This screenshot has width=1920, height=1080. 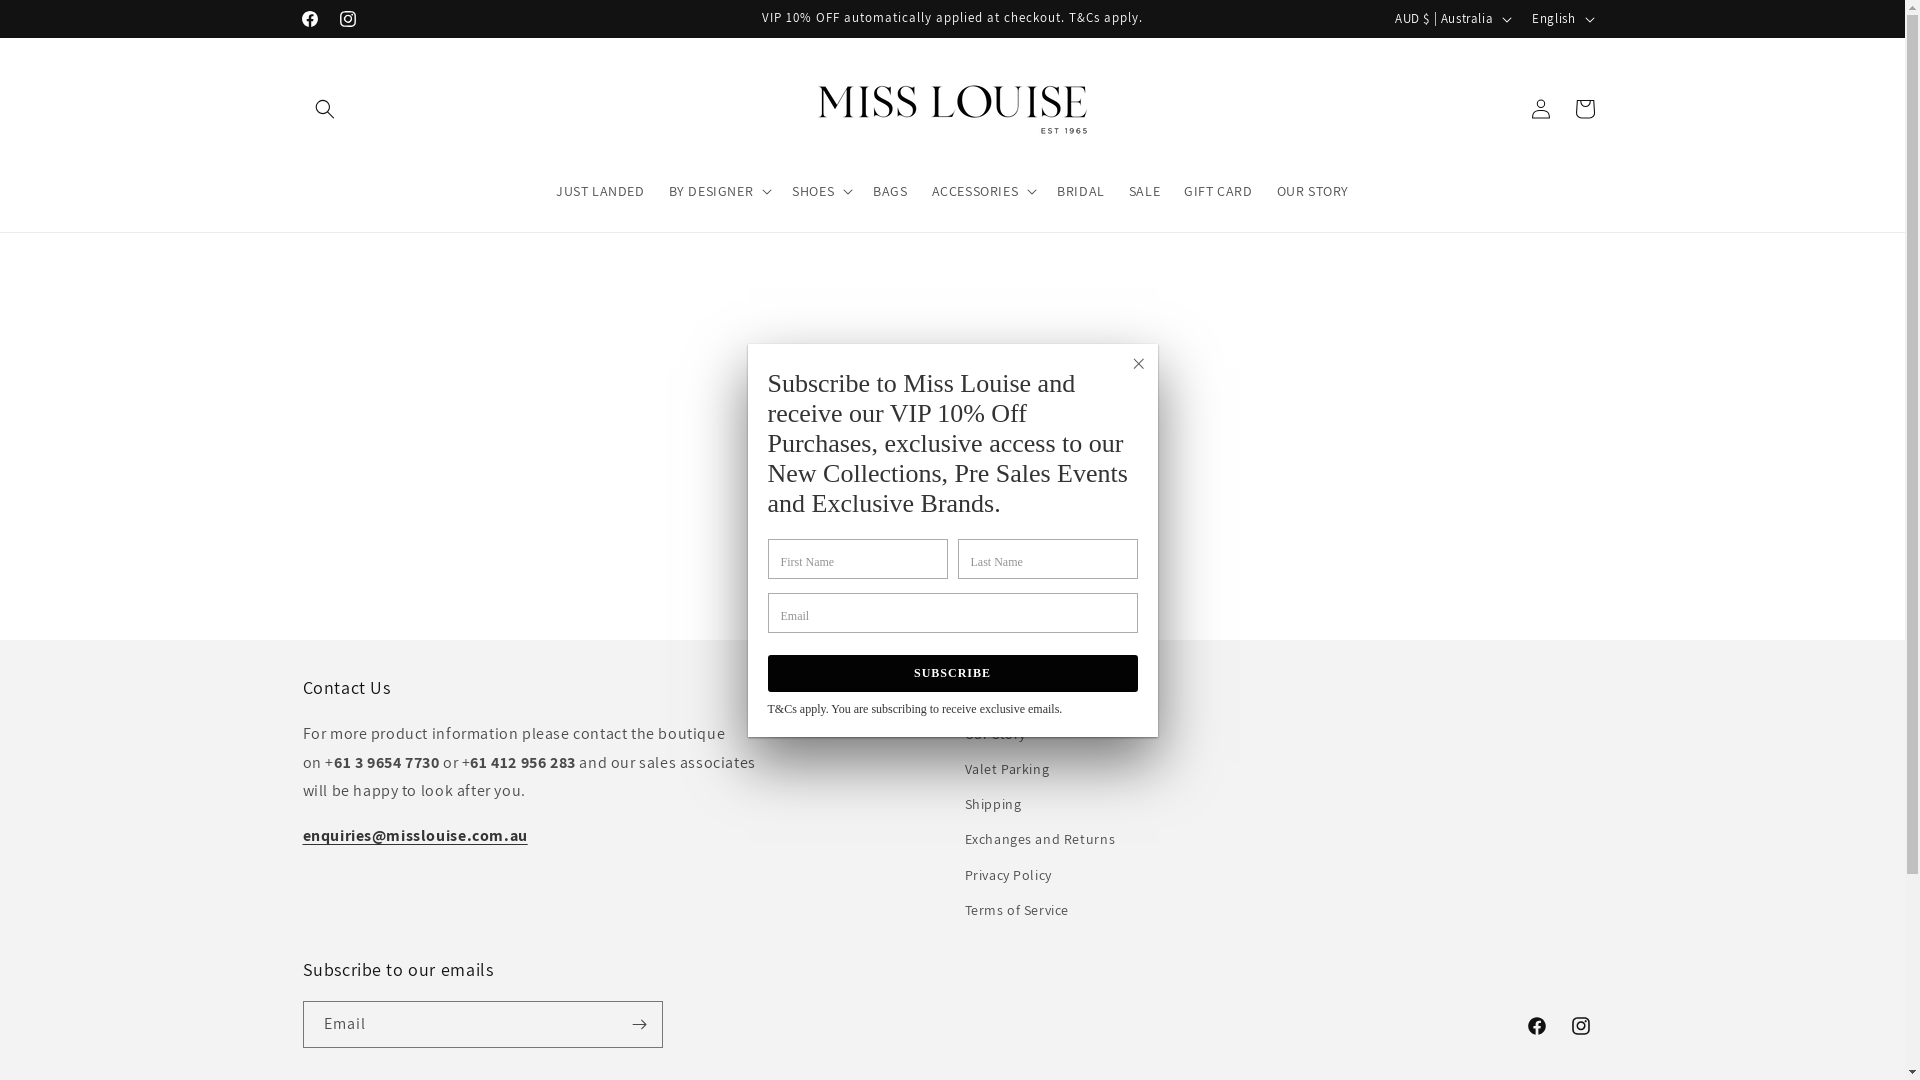 What do you see at coordinates (1217, 191) in the screenshot?
I see `'GIFT CARD'` at bounding box center [1217, 191].